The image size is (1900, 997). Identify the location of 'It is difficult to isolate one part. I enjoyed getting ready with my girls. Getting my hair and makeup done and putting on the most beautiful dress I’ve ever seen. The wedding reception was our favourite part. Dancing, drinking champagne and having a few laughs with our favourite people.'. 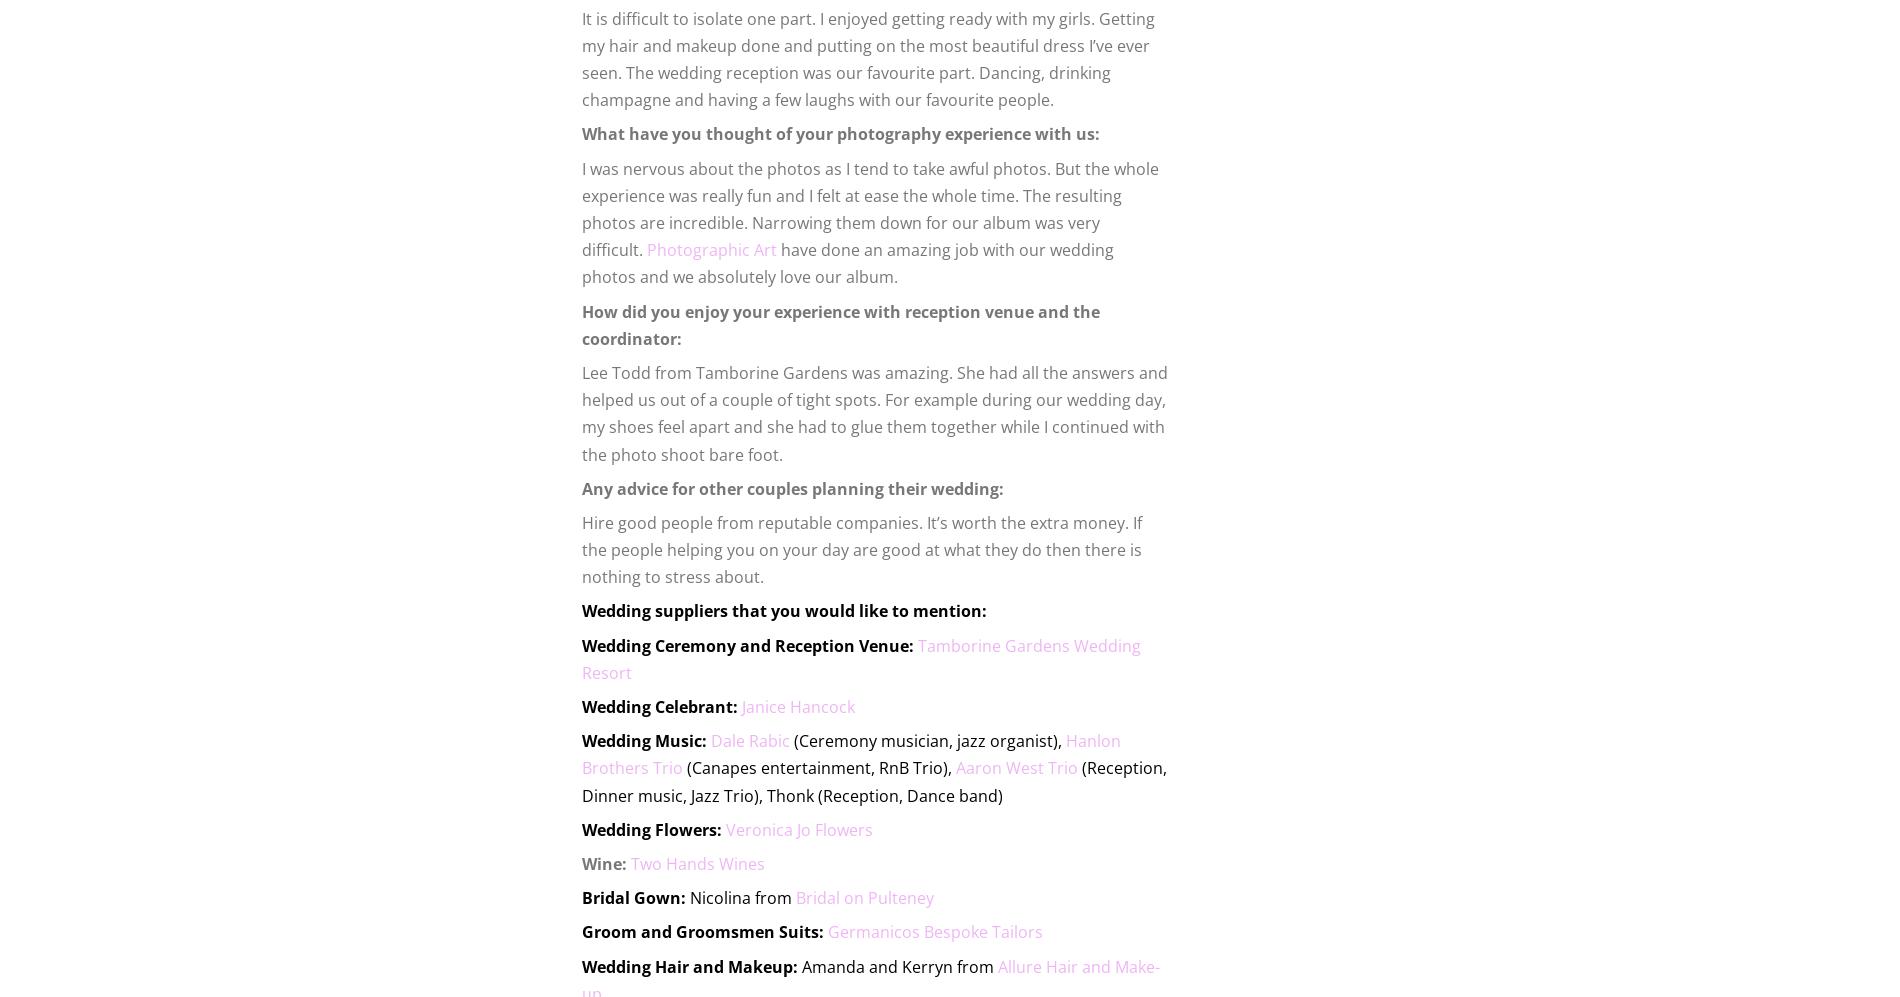
(867, 58).